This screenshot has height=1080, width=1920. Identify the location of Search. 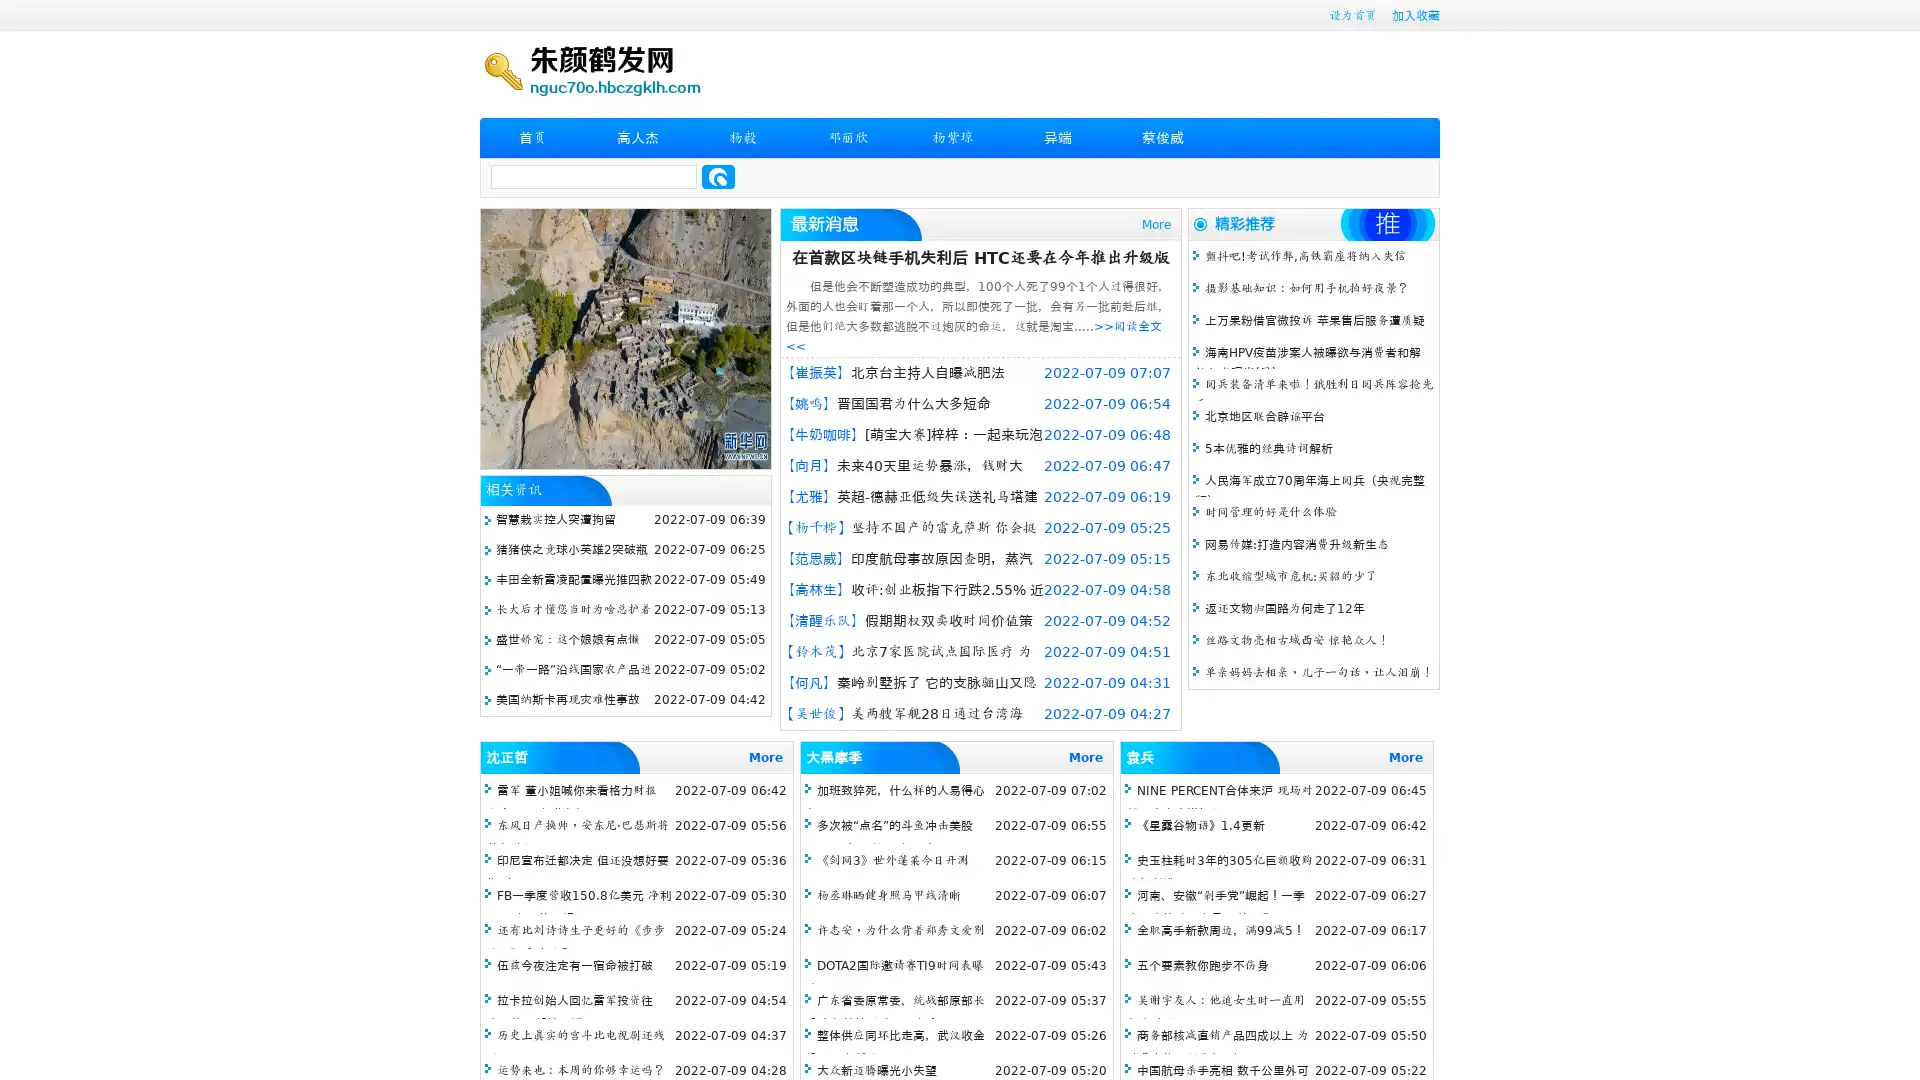
(718, 176).